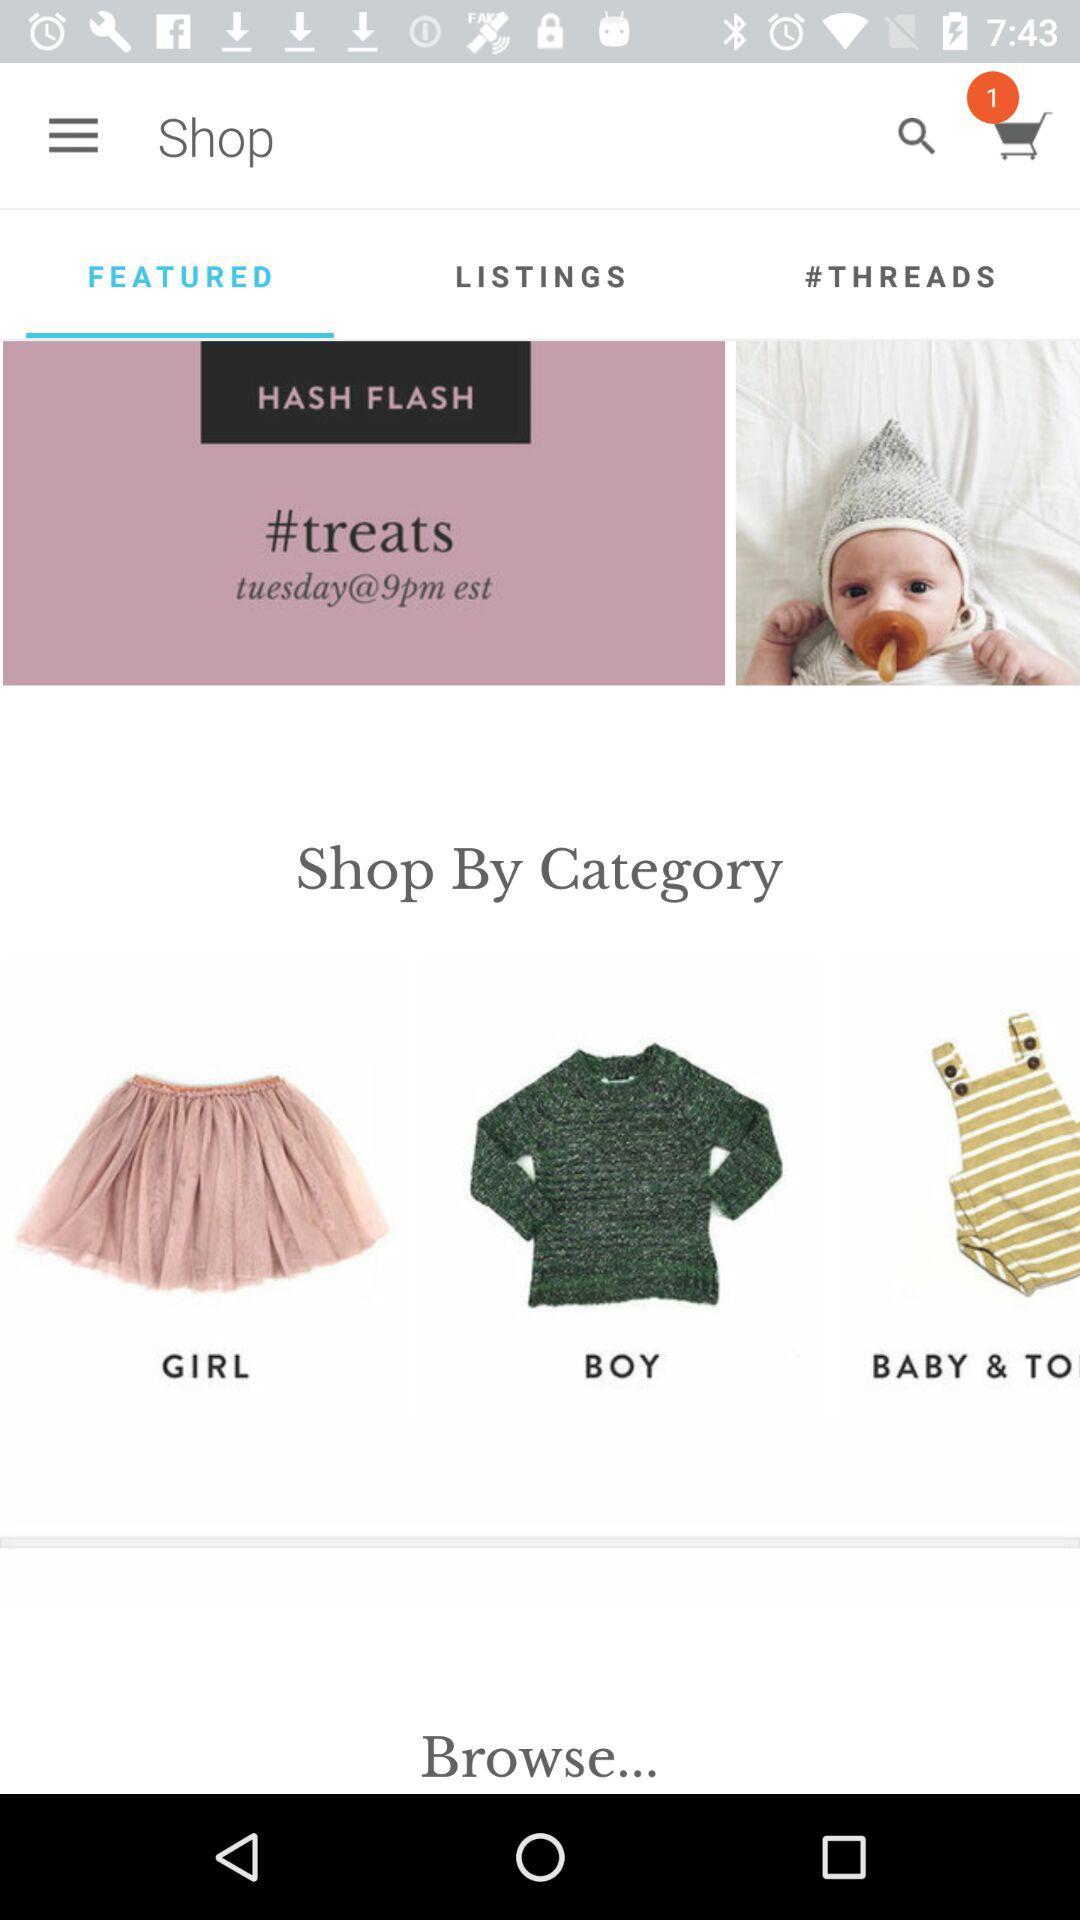 The width and height of the screenshot is (1080, 1920). Describe the element at coordinates (907, 513) in the screenshot. I see `enlarge the picture of the baby` at that location.